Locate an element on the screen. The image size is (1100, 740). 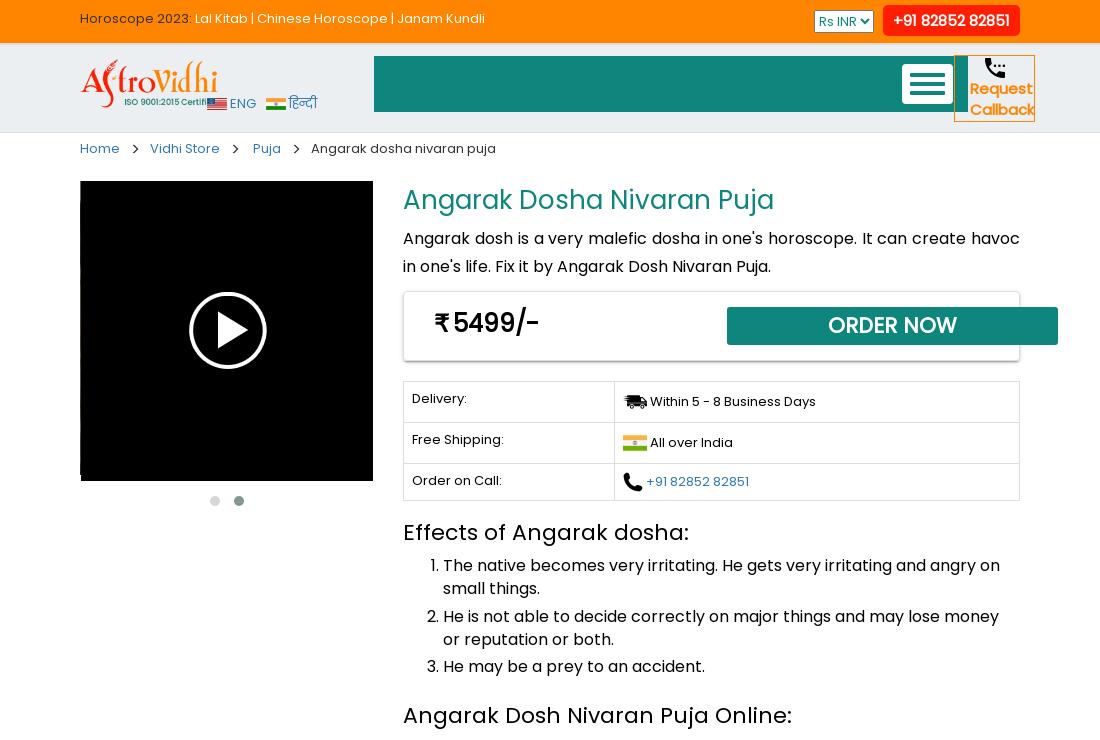
'Free Shipping:' is located at coordinates (457, 437).